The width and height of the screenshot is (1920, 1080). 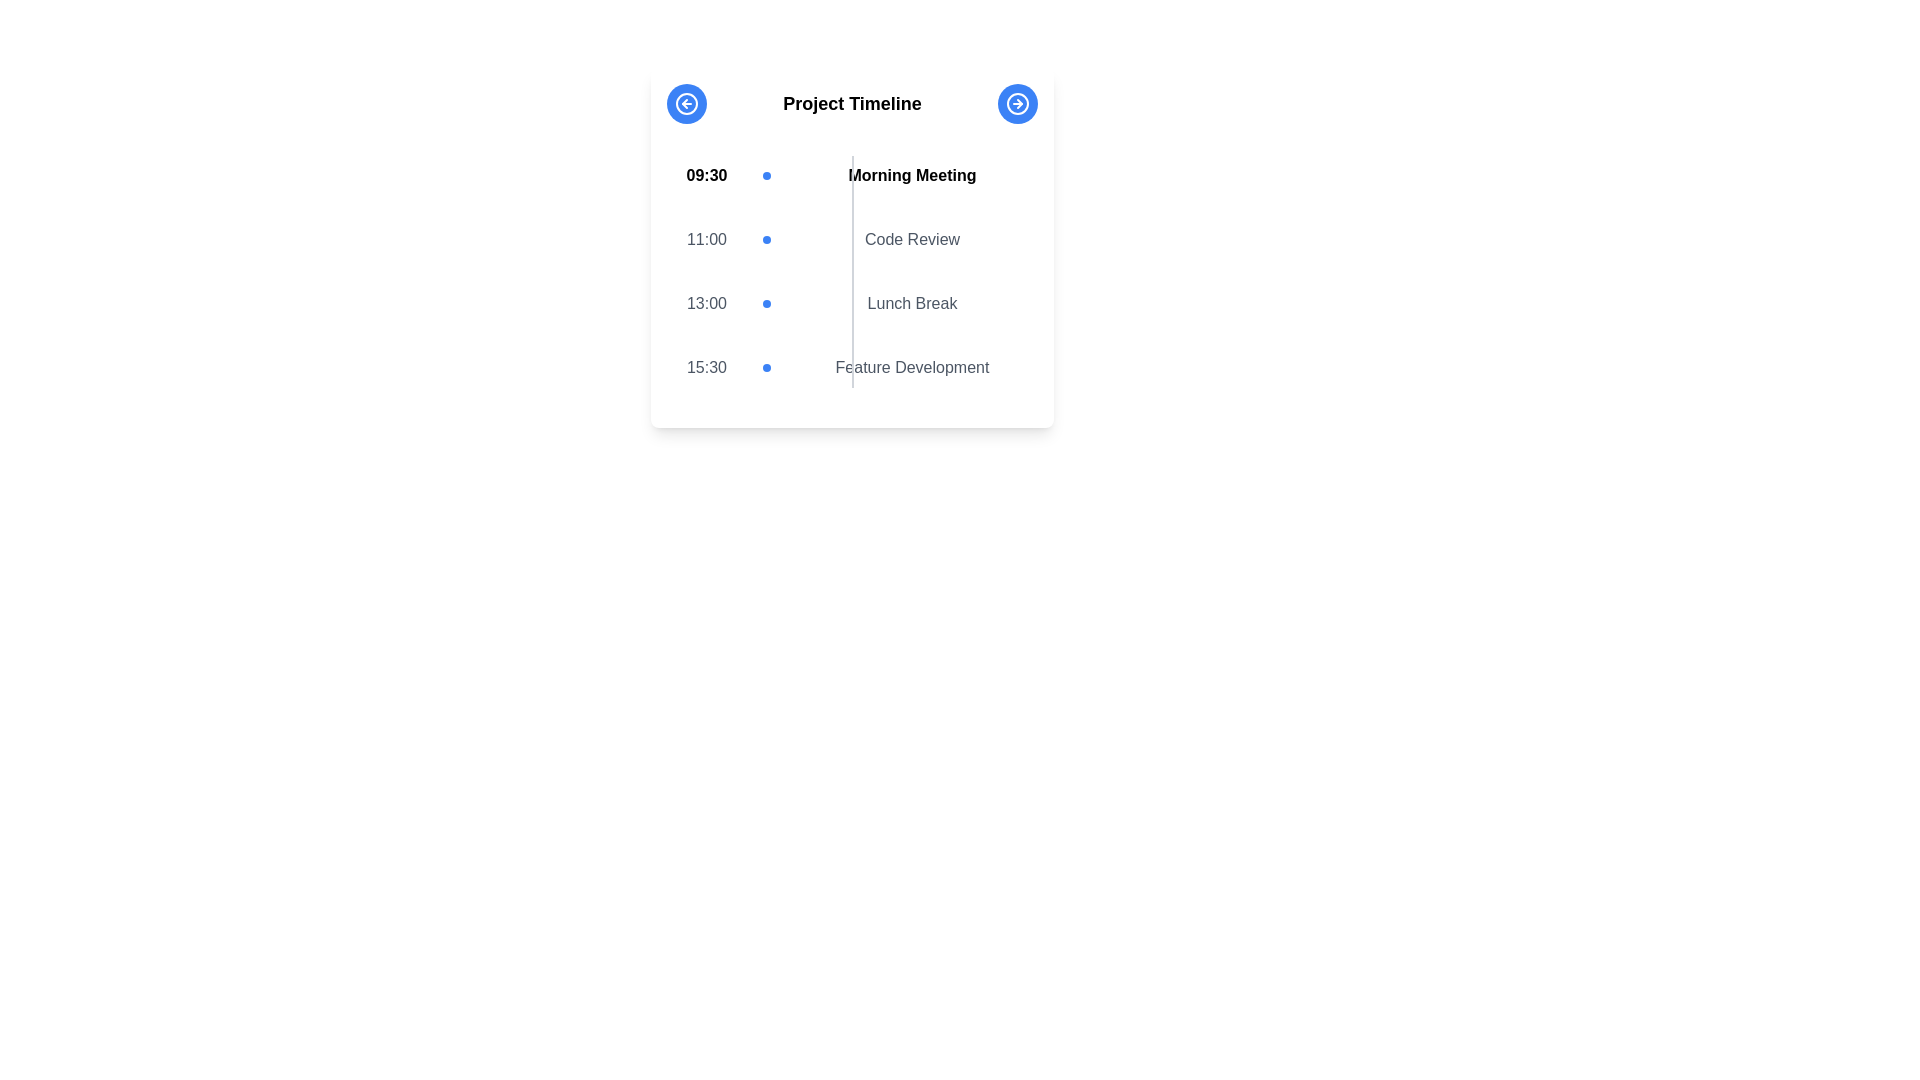 What do you see at coordinates (706, 304) in the screenshot?
I see `the time displayed in the text label showing '13:00', which is positioned in the third row of the schedule layout as the first subcomponent describing 'Lunch Break'` at bounding box center [706, 304].